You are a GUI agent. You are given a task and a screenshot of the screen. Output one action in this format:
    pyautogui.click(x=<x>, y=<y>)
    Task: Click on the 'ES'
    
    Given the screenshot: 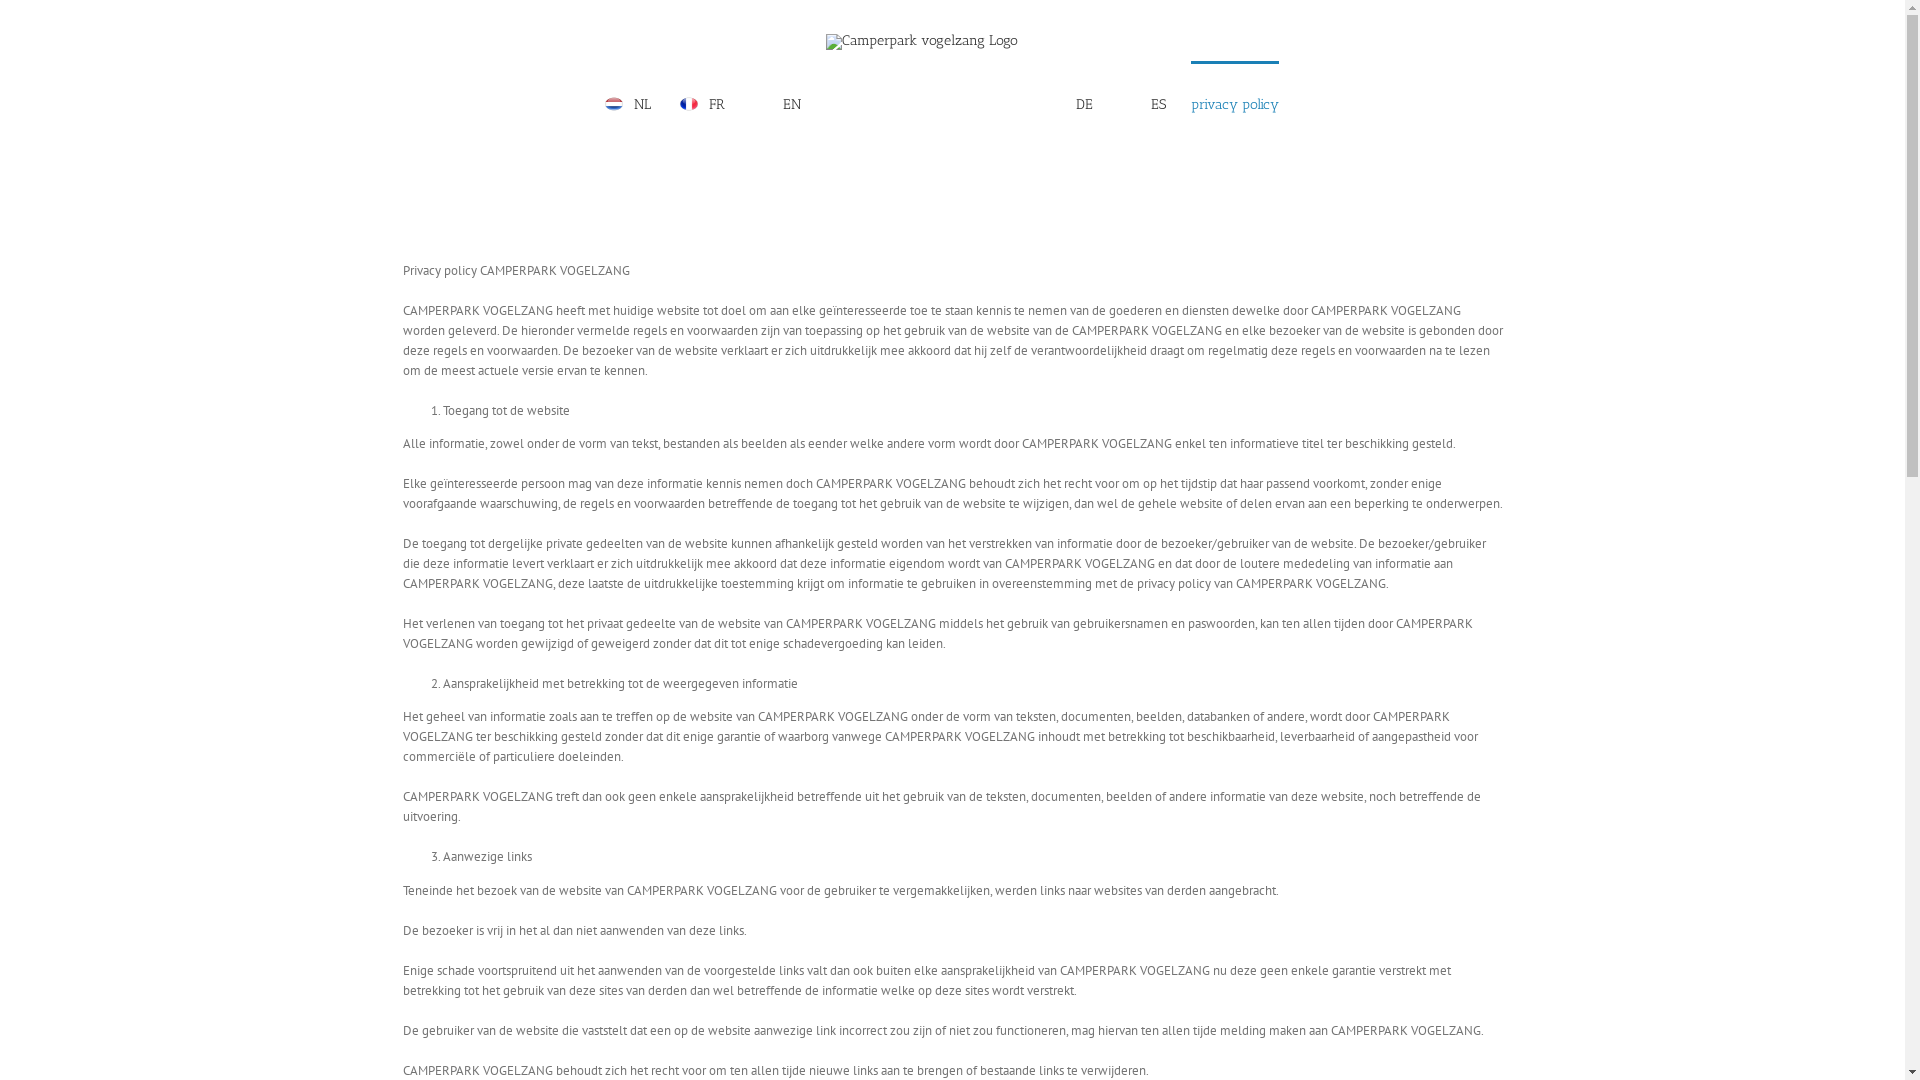 What is the action you would take?
    pyautogui.click(x=1142, y=103)
    